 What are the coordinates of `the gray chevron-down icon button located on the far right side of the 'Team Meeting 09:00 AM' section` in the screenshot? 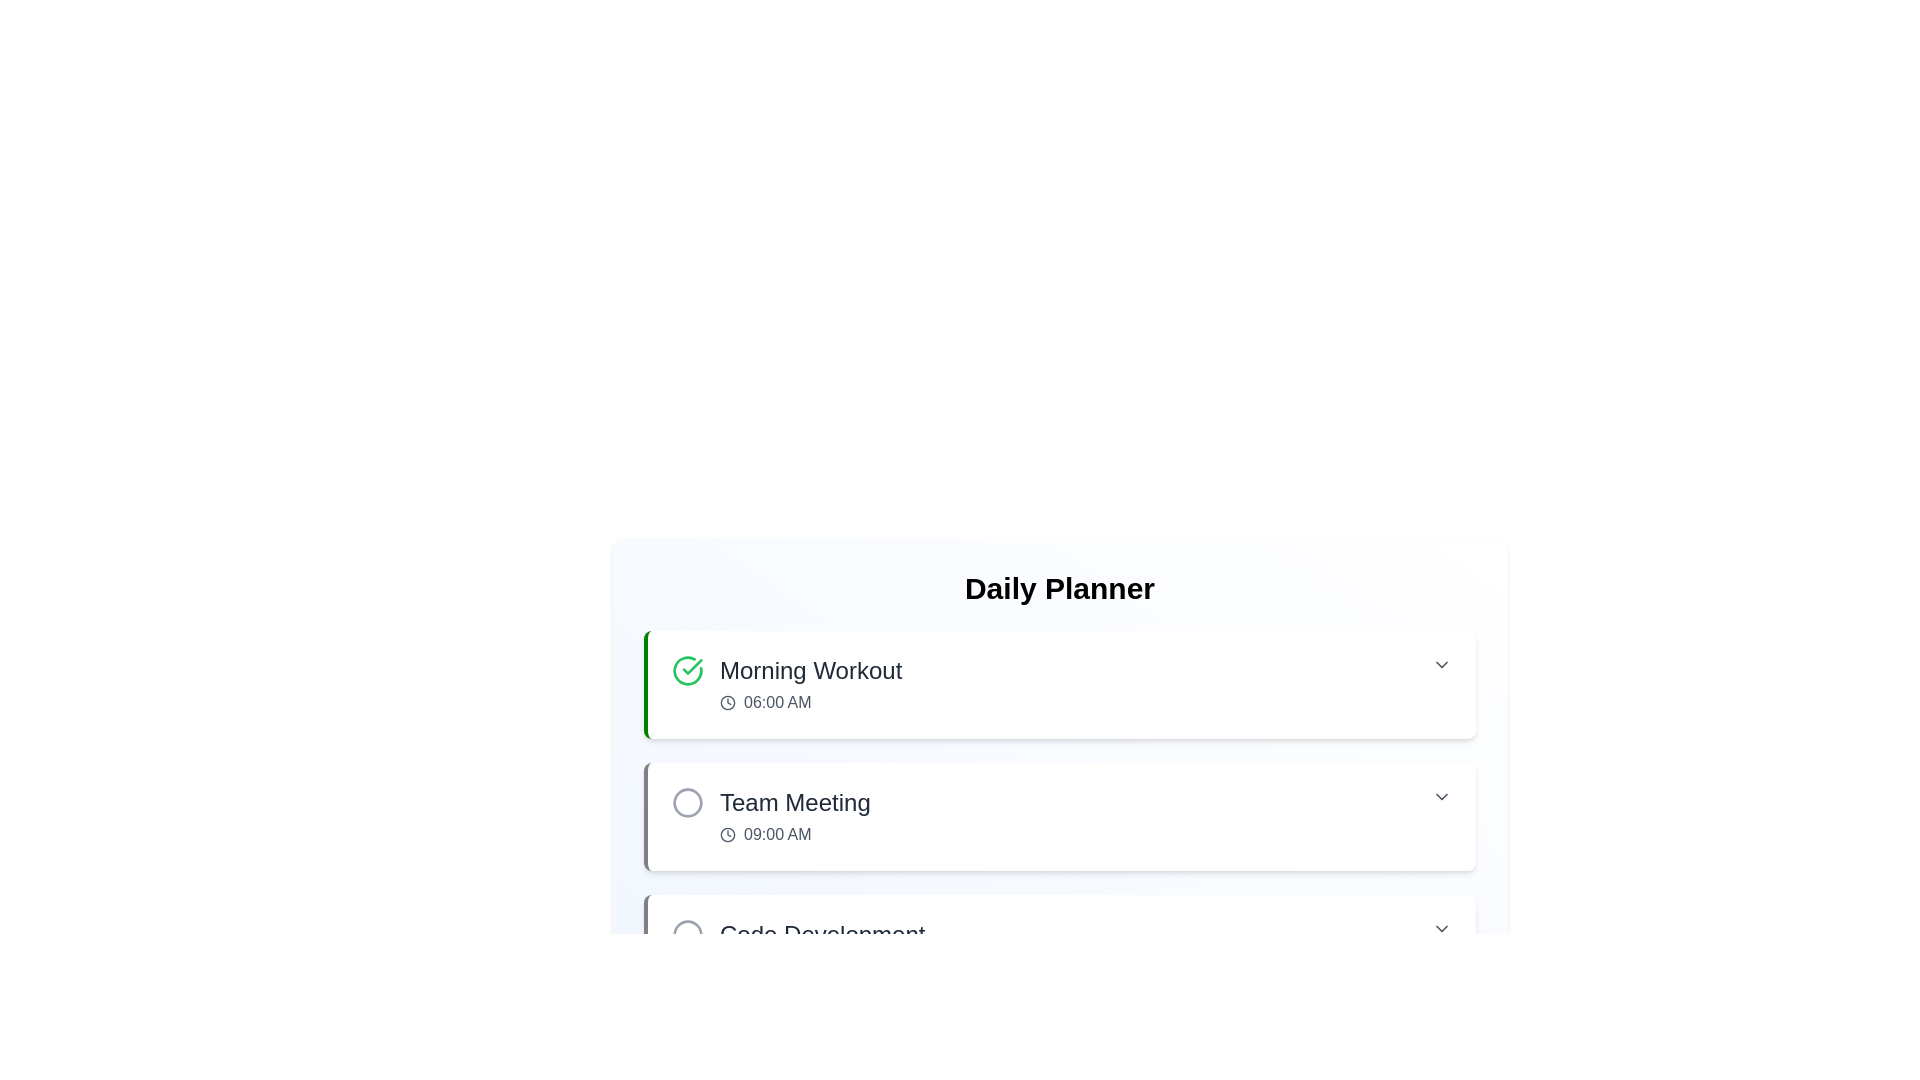 It's located at (1441, 796).